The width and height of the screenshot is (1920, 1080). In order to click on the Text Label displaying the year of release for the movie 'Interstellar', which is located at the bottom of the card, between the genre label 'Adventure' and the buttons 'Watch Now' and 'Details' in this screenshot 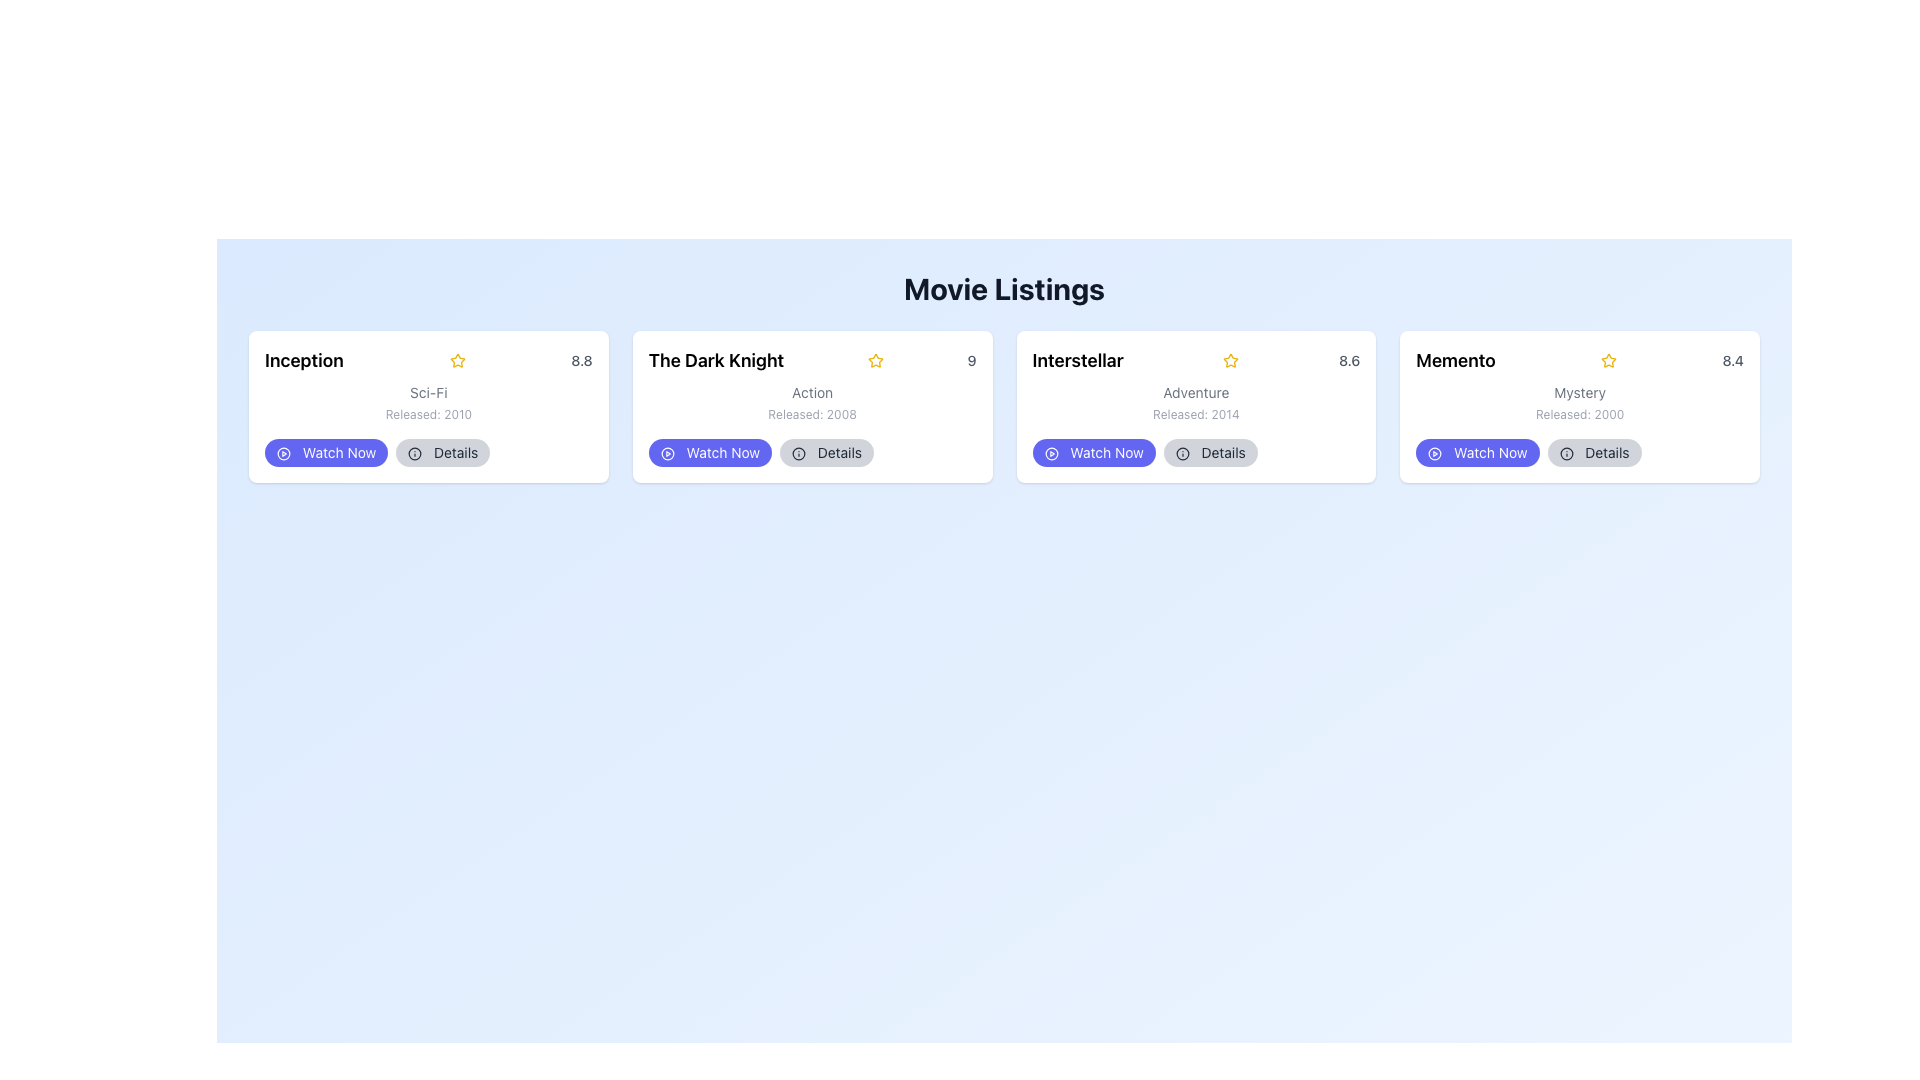, I will do `click(1196, 414)`.